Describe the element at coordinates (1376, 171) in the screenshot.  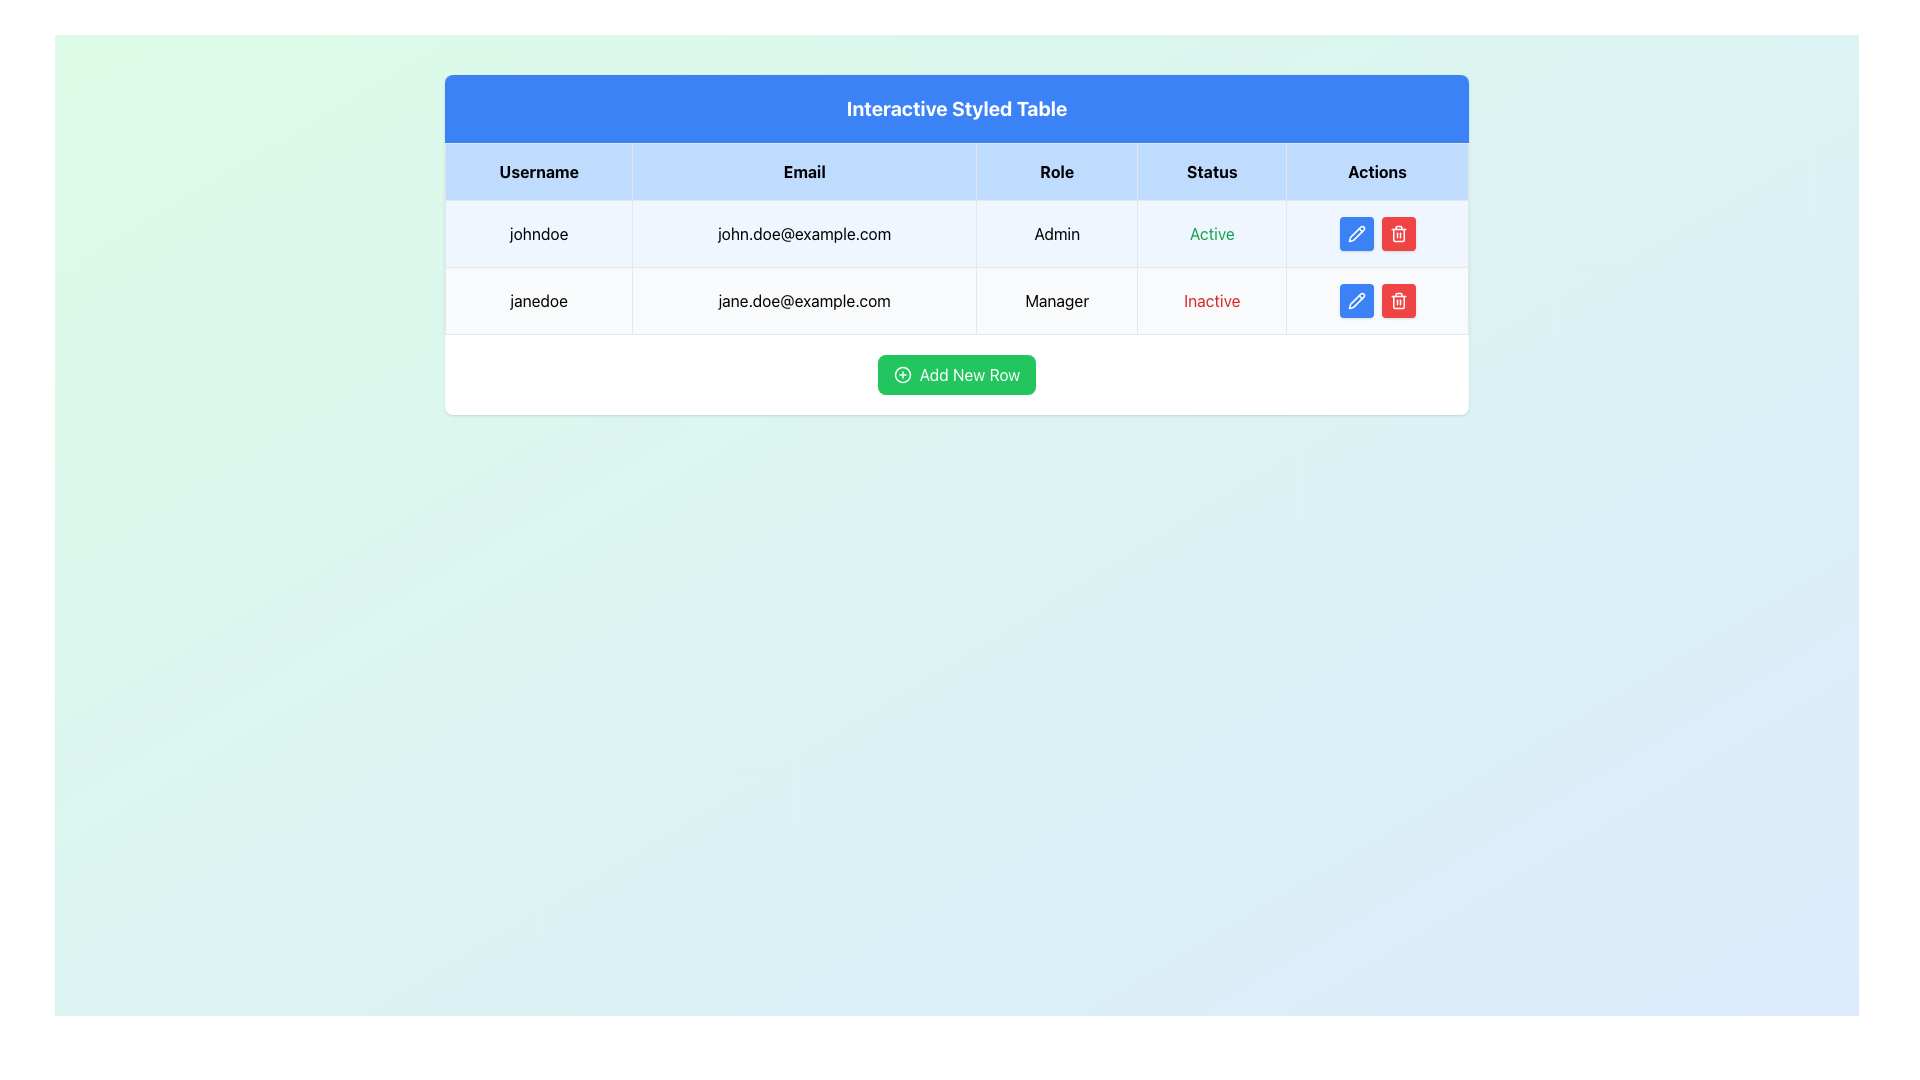
I see `text from the 'Actions' column header, which is the fifth column header in the table layout` at that location.